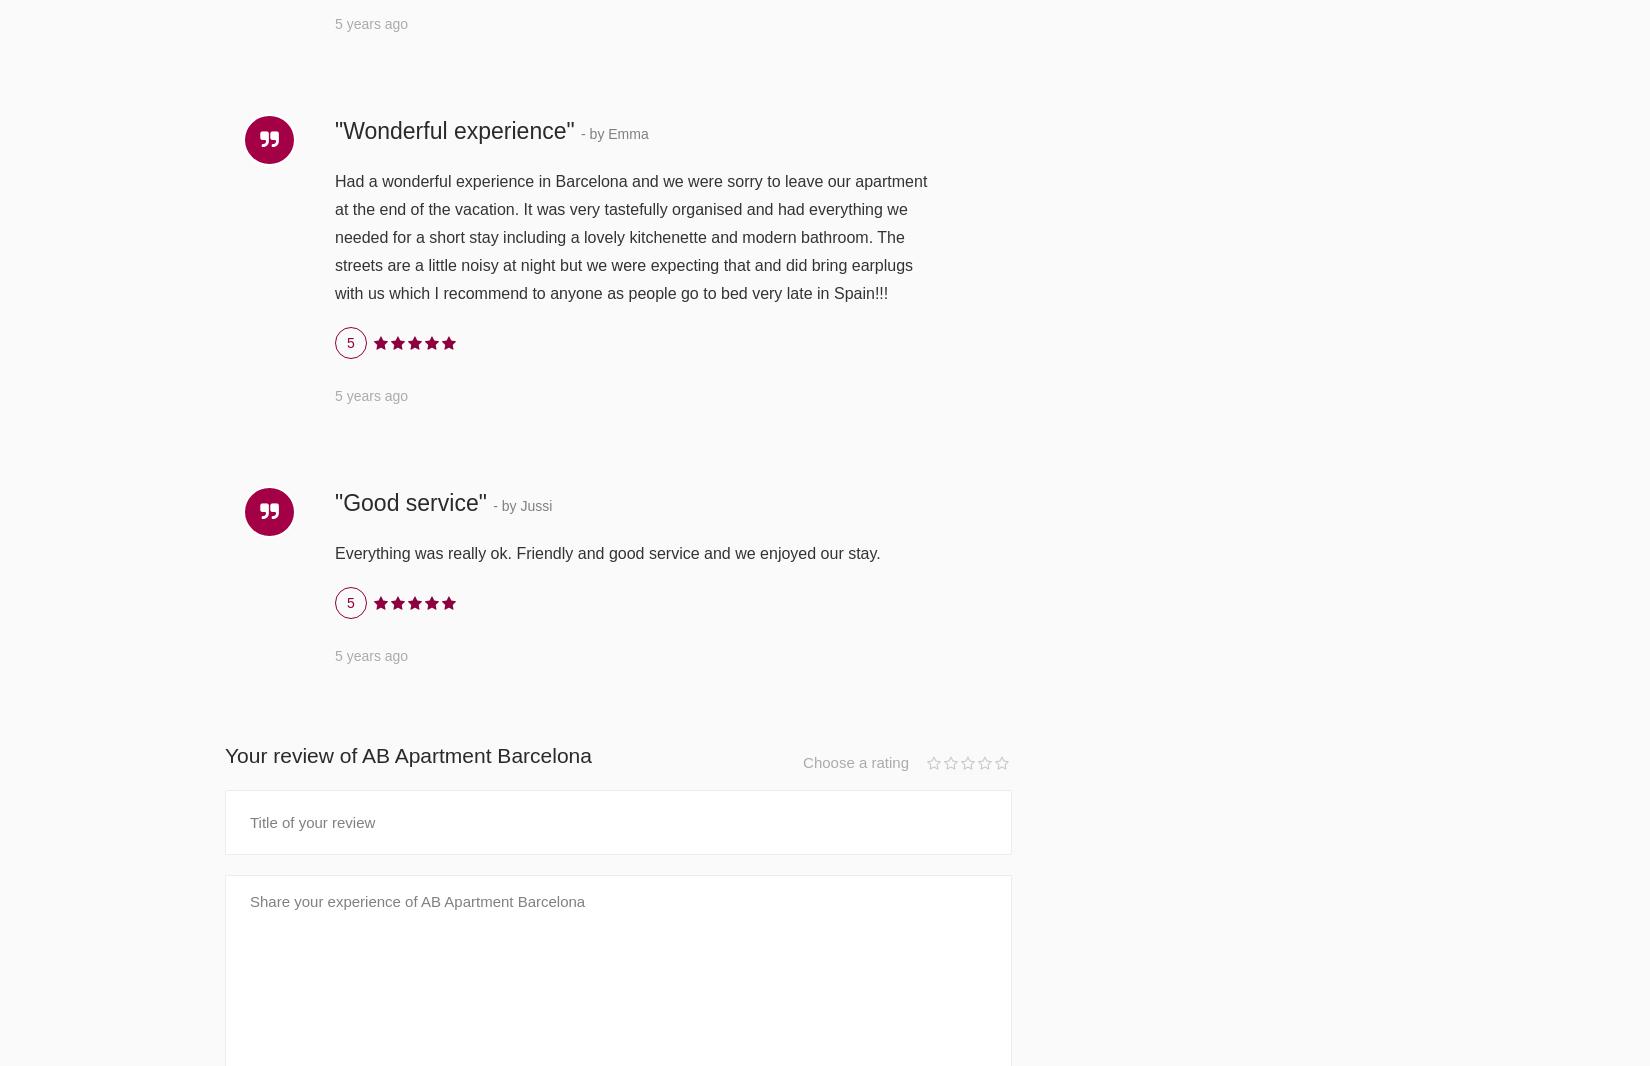 This screenshot has width=1650, height=1066. Describe the element at coordinates (613, 132) in the screenshot. I see `'- by Emma'` at that location.